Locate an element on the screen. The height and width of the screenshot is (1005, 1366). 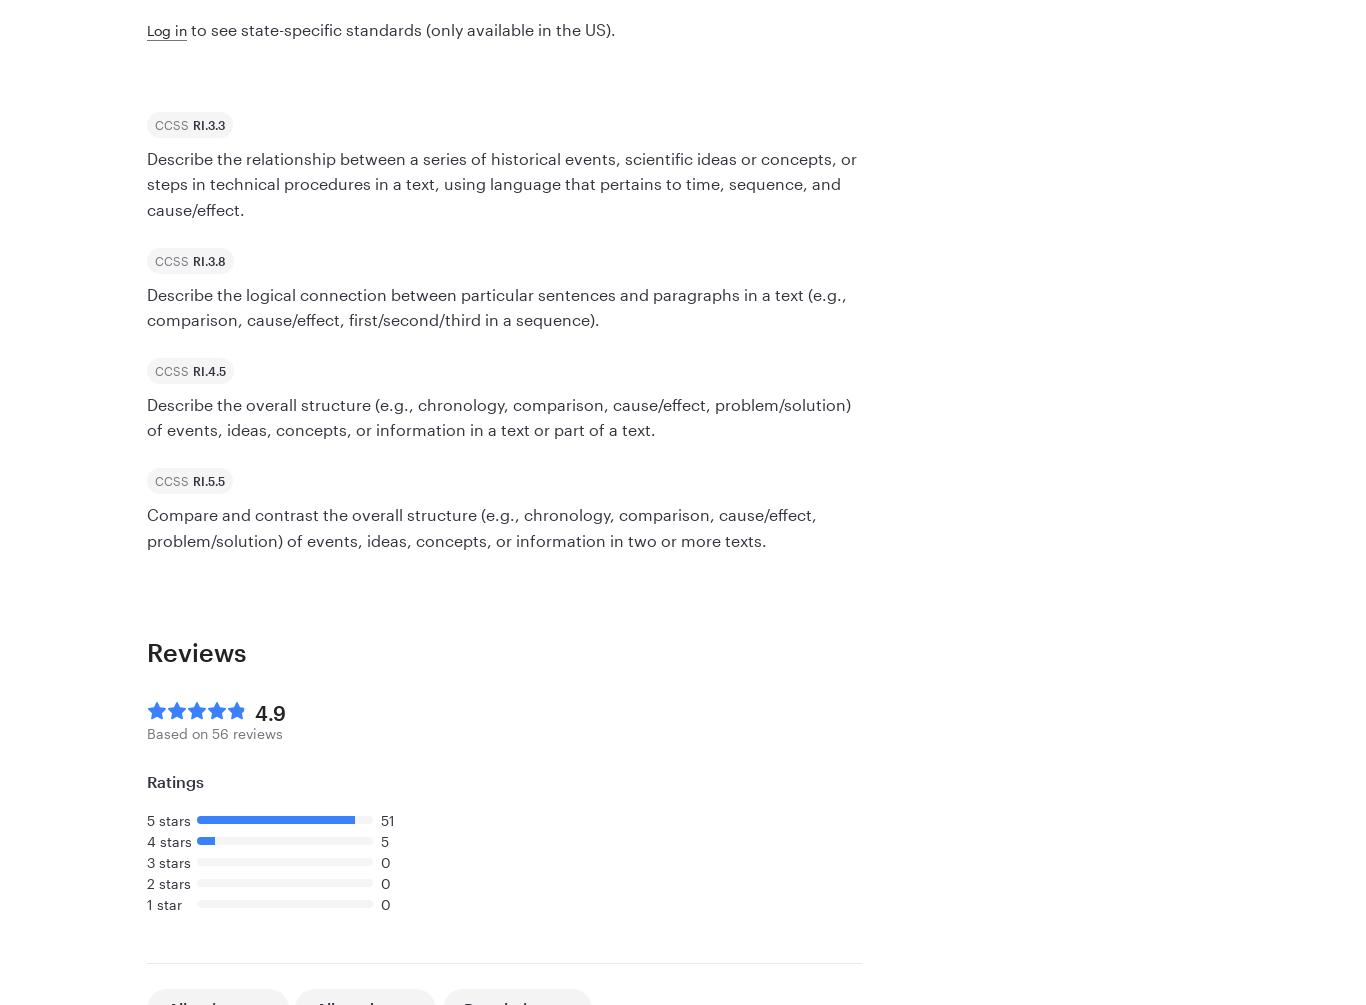
'Describe the relationship between a series of historical events, scientific ideas or concepts, or steps in technical procedures in a text, using language that pertains to time, sequence, and cause/effect.' is located at coordinates (502, 182).